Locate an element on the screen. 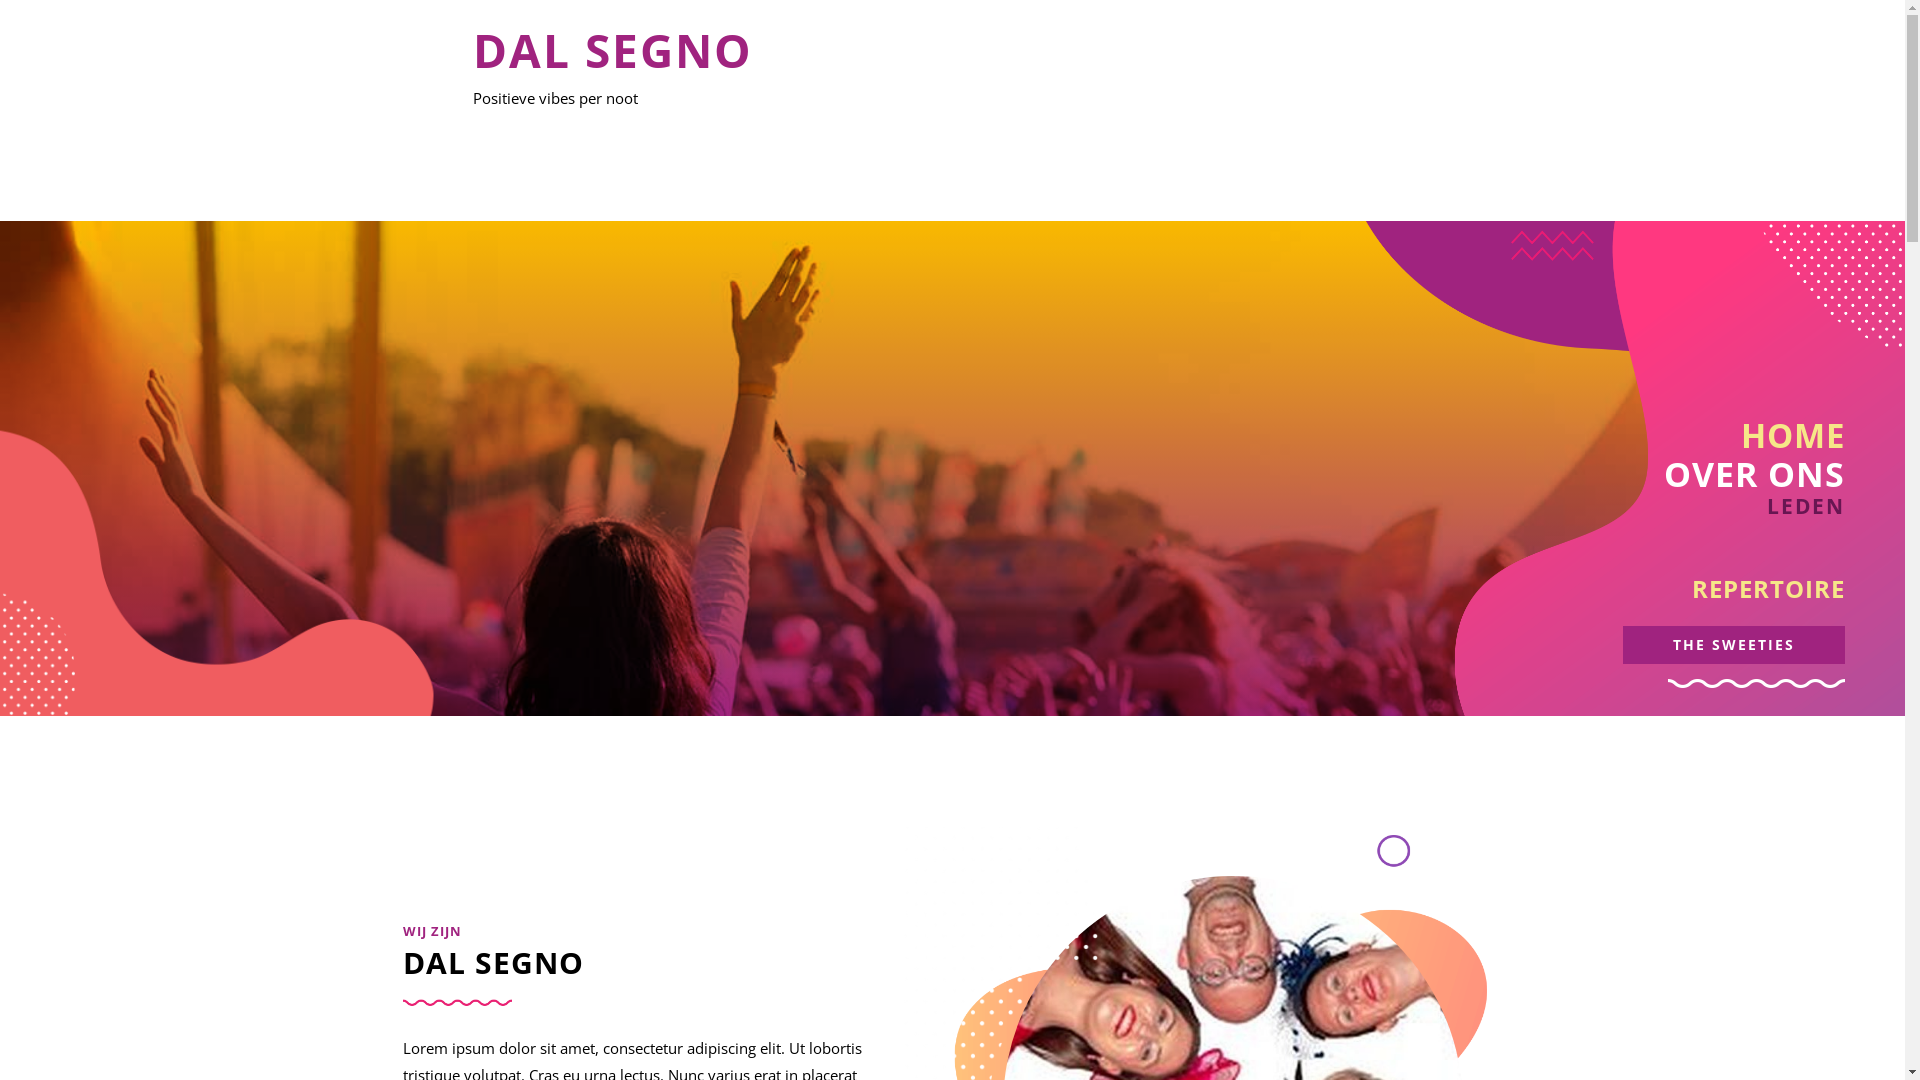 The image size is (1920, 1080). 'THE SWEETIES' is located at coordinates (1732, 644).